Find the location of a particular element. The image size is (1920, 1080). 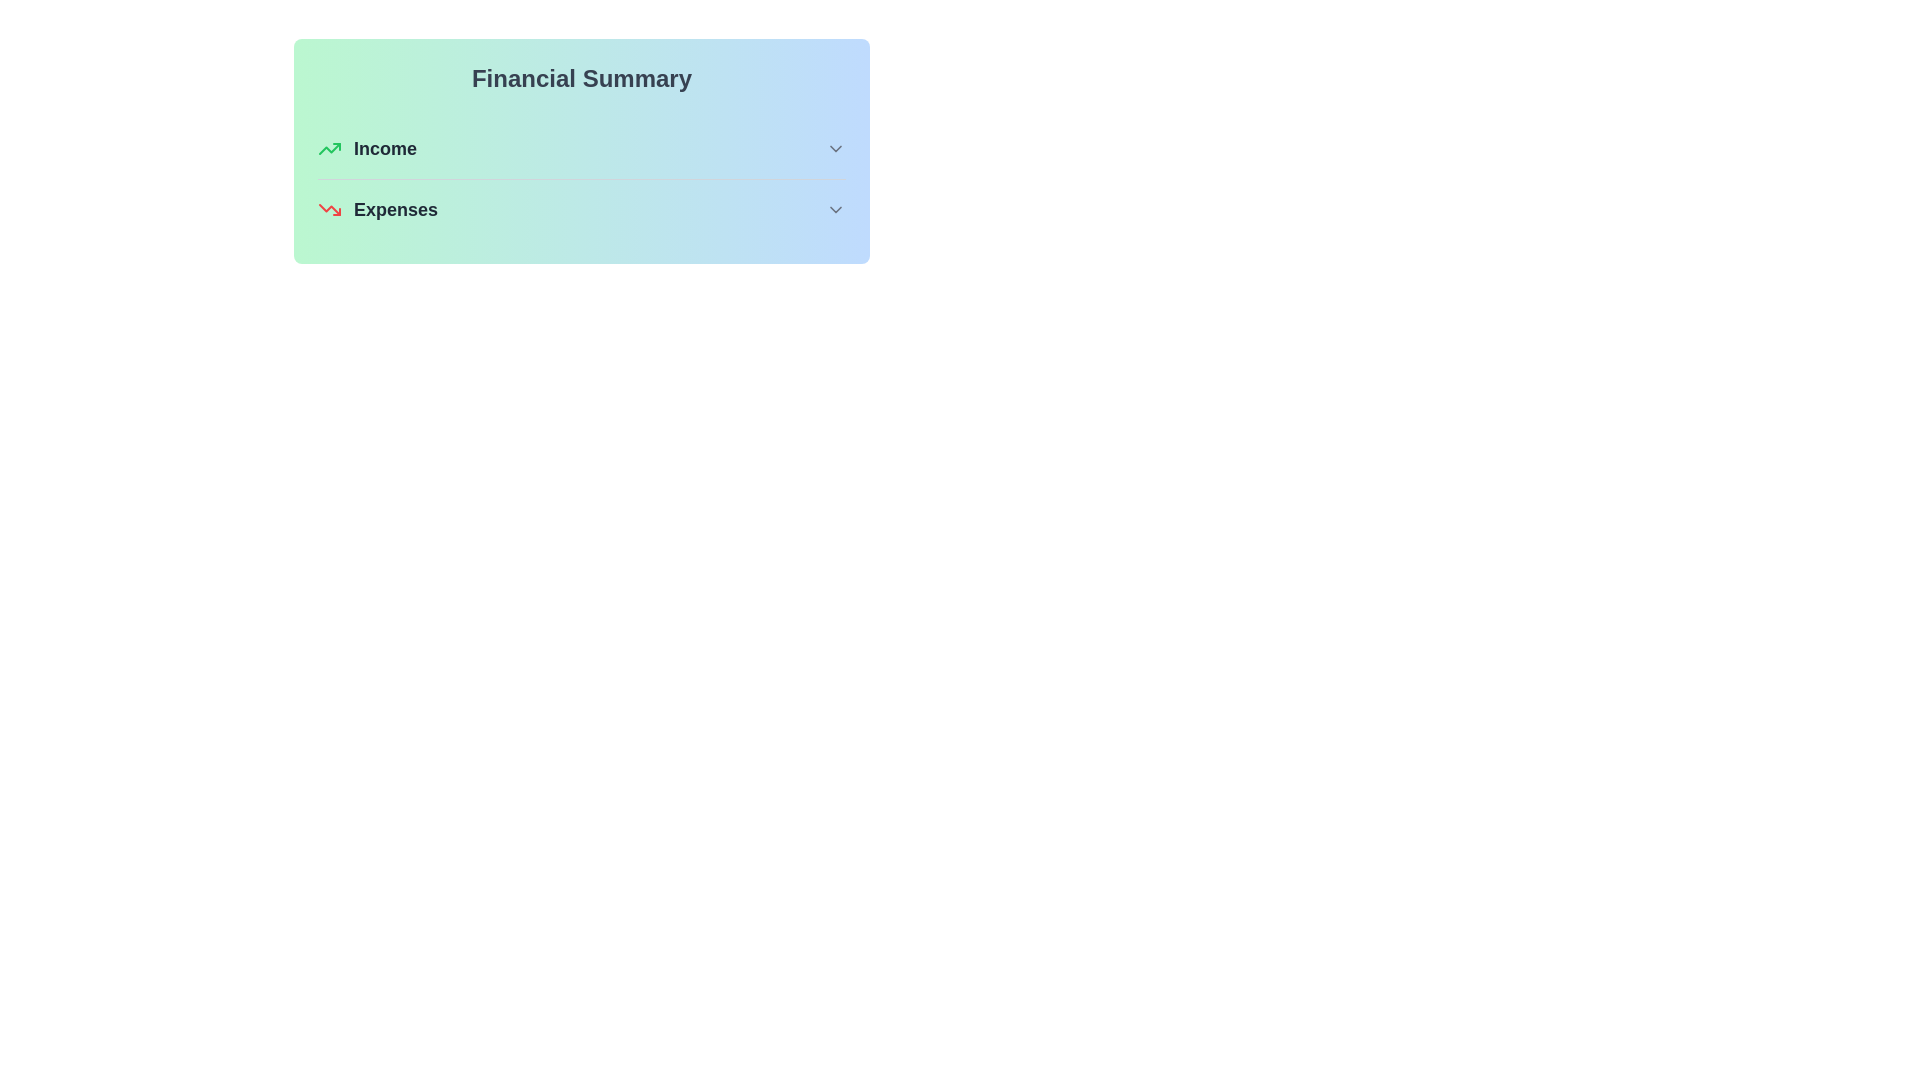

the financial information header text label that summarizes the content and purpose of the section below it is located at coordinates (580, 77).